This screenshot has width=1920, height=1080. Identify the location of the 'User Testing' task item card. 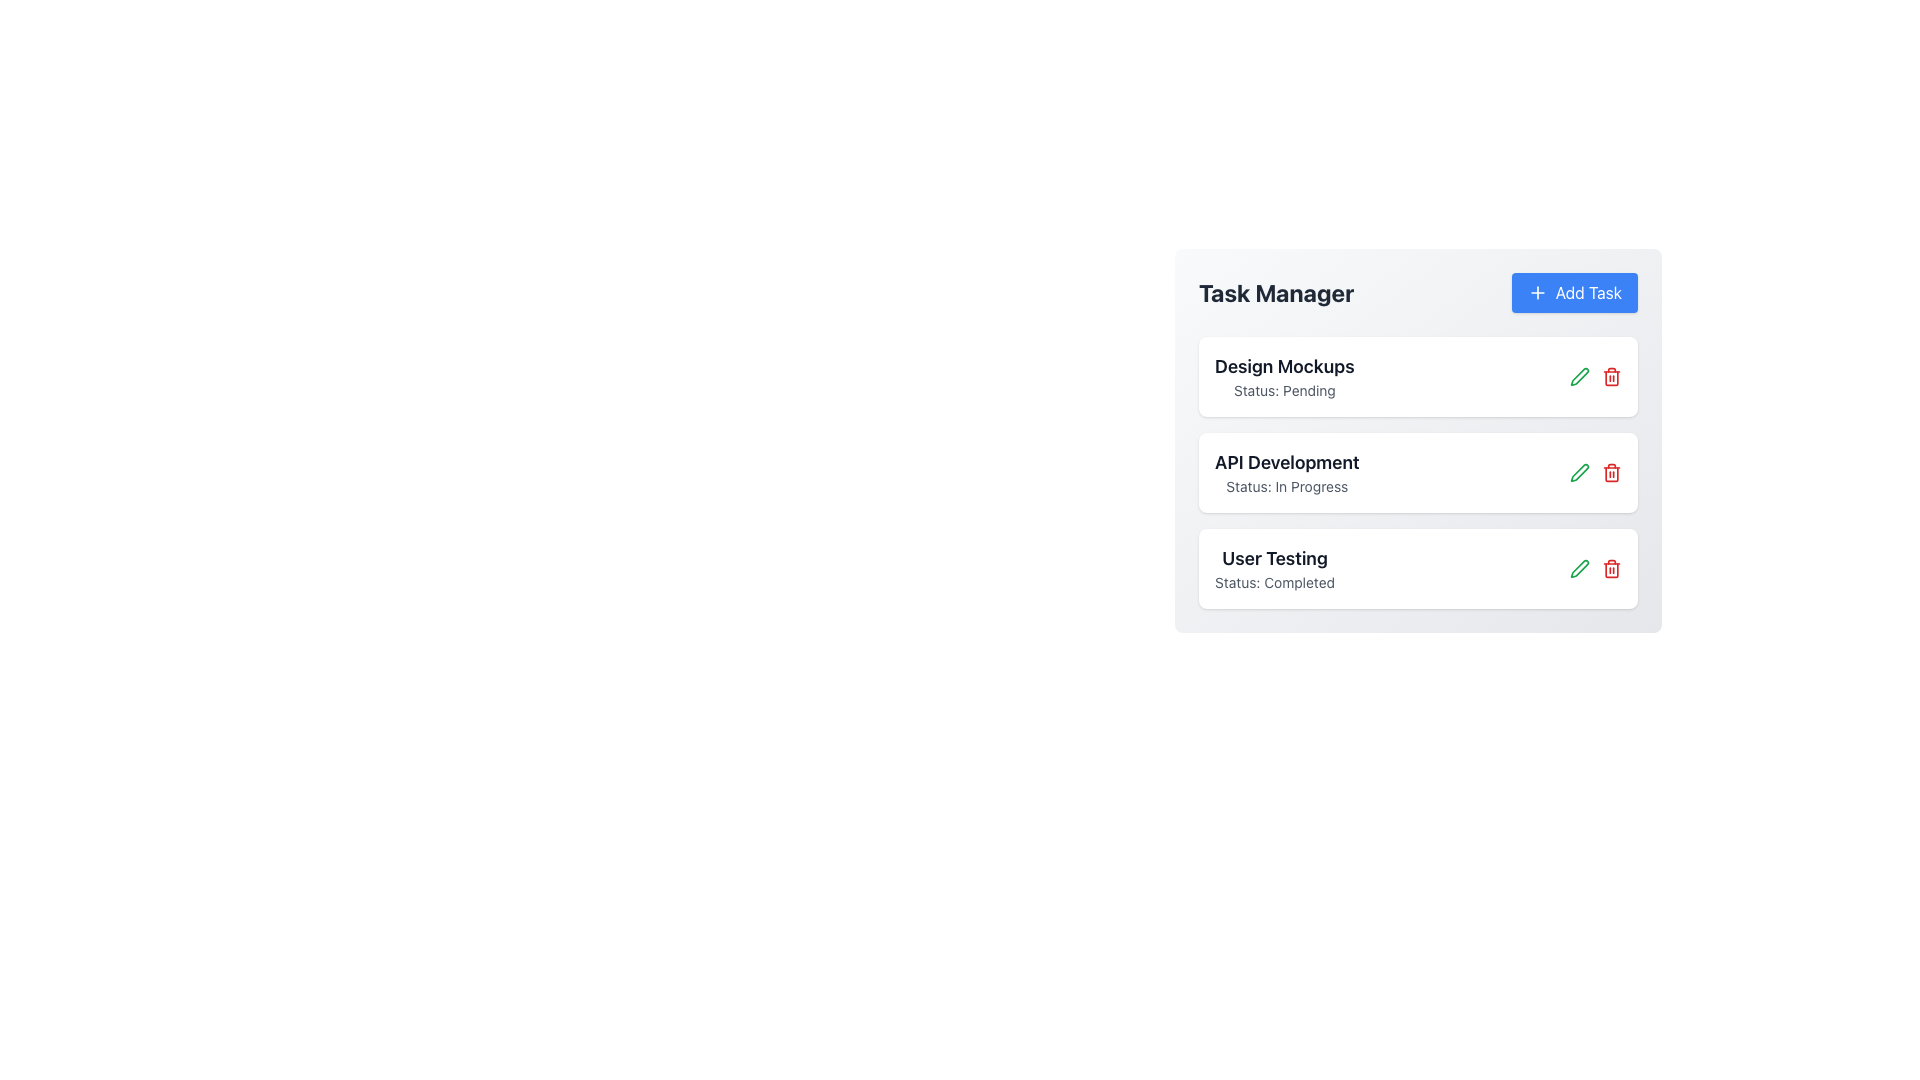
(1417, 569).